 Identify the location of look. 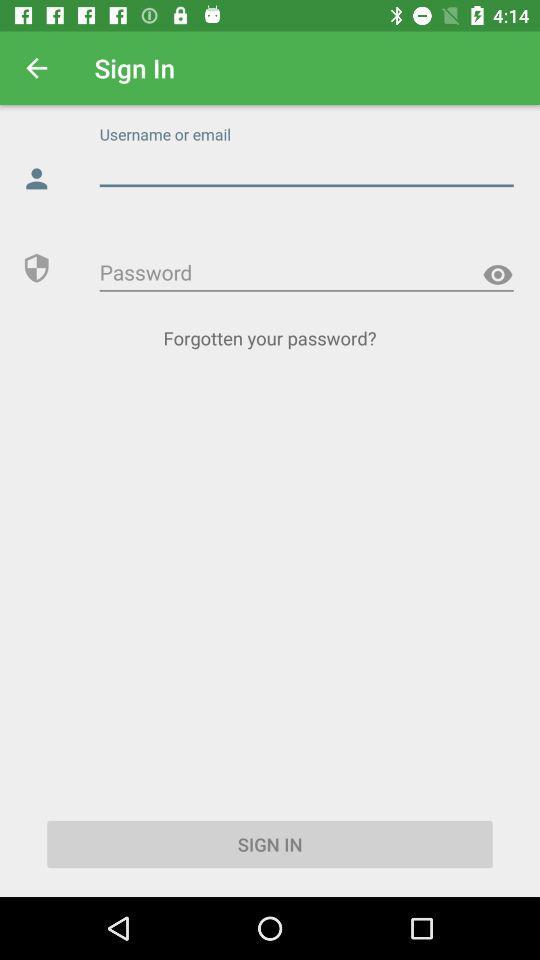
(496, 274).